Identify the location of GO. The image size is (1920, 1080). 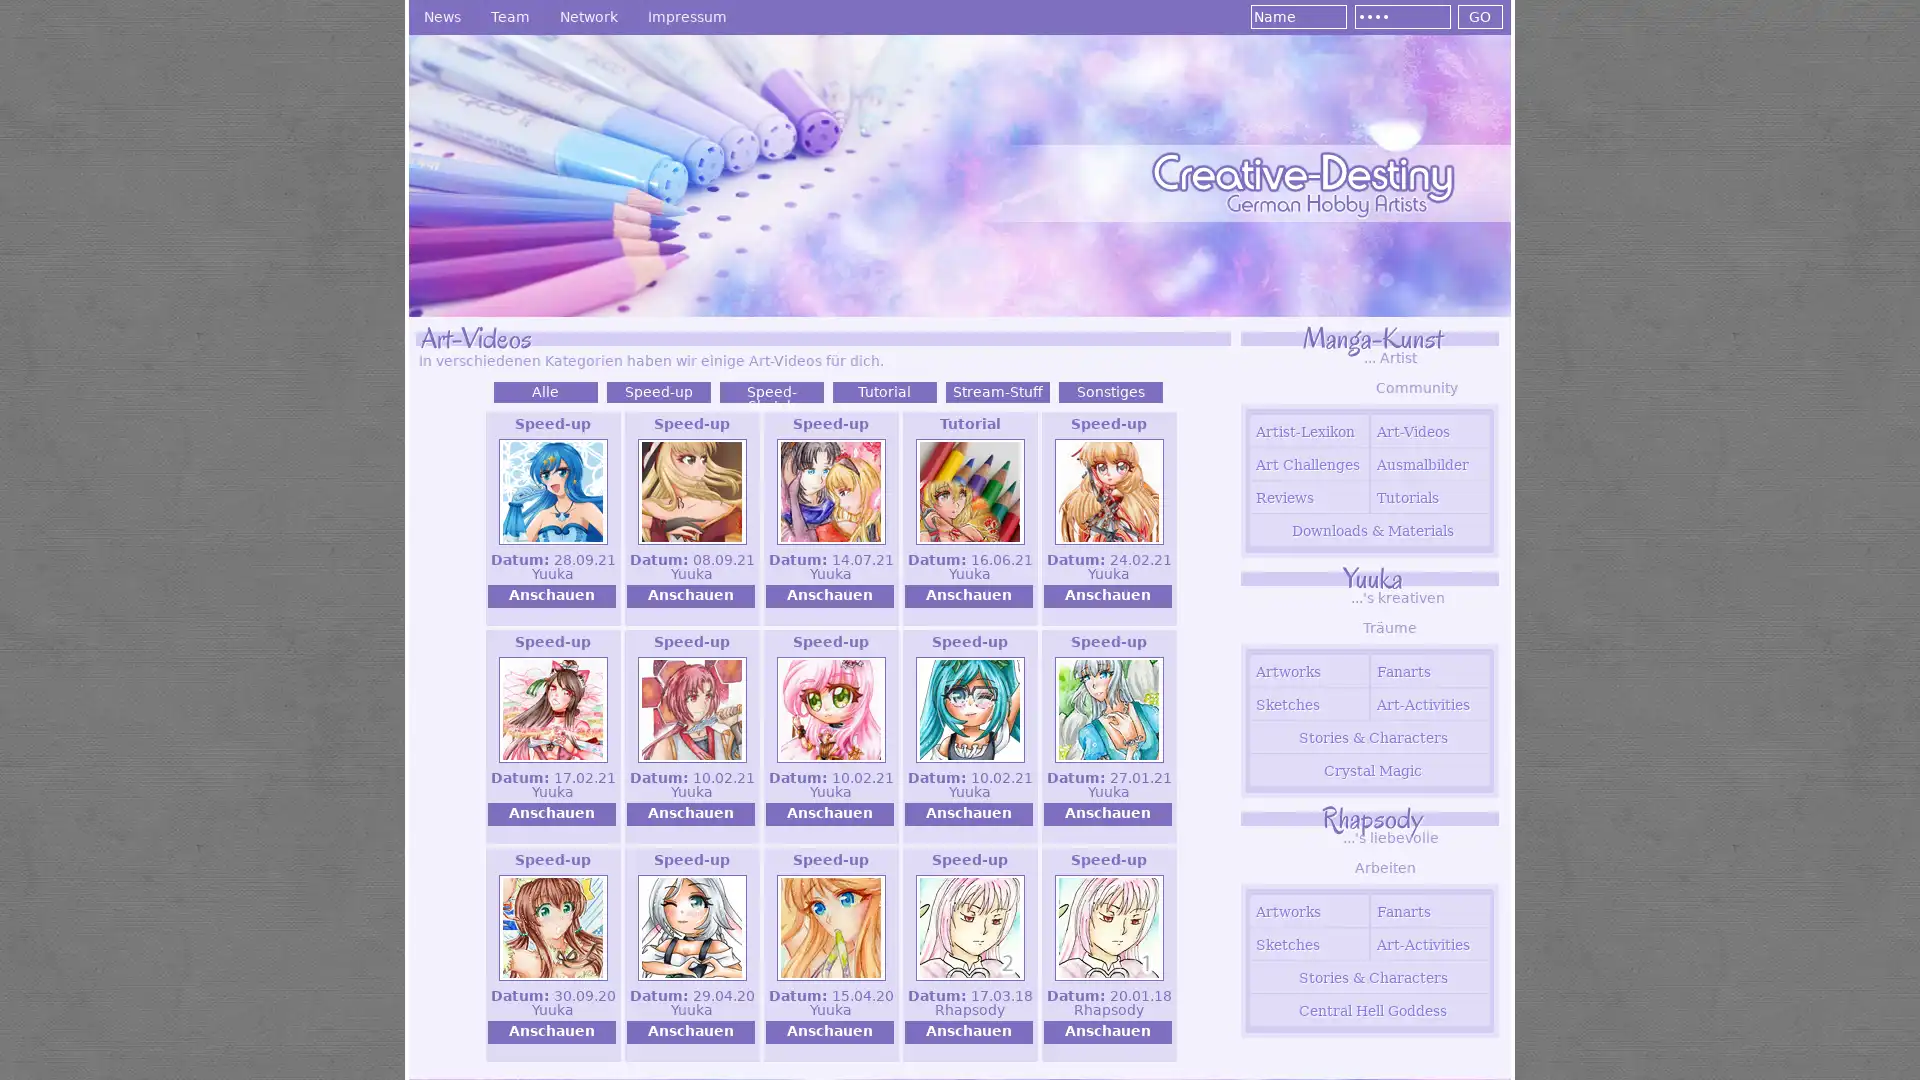
(1479, 16).